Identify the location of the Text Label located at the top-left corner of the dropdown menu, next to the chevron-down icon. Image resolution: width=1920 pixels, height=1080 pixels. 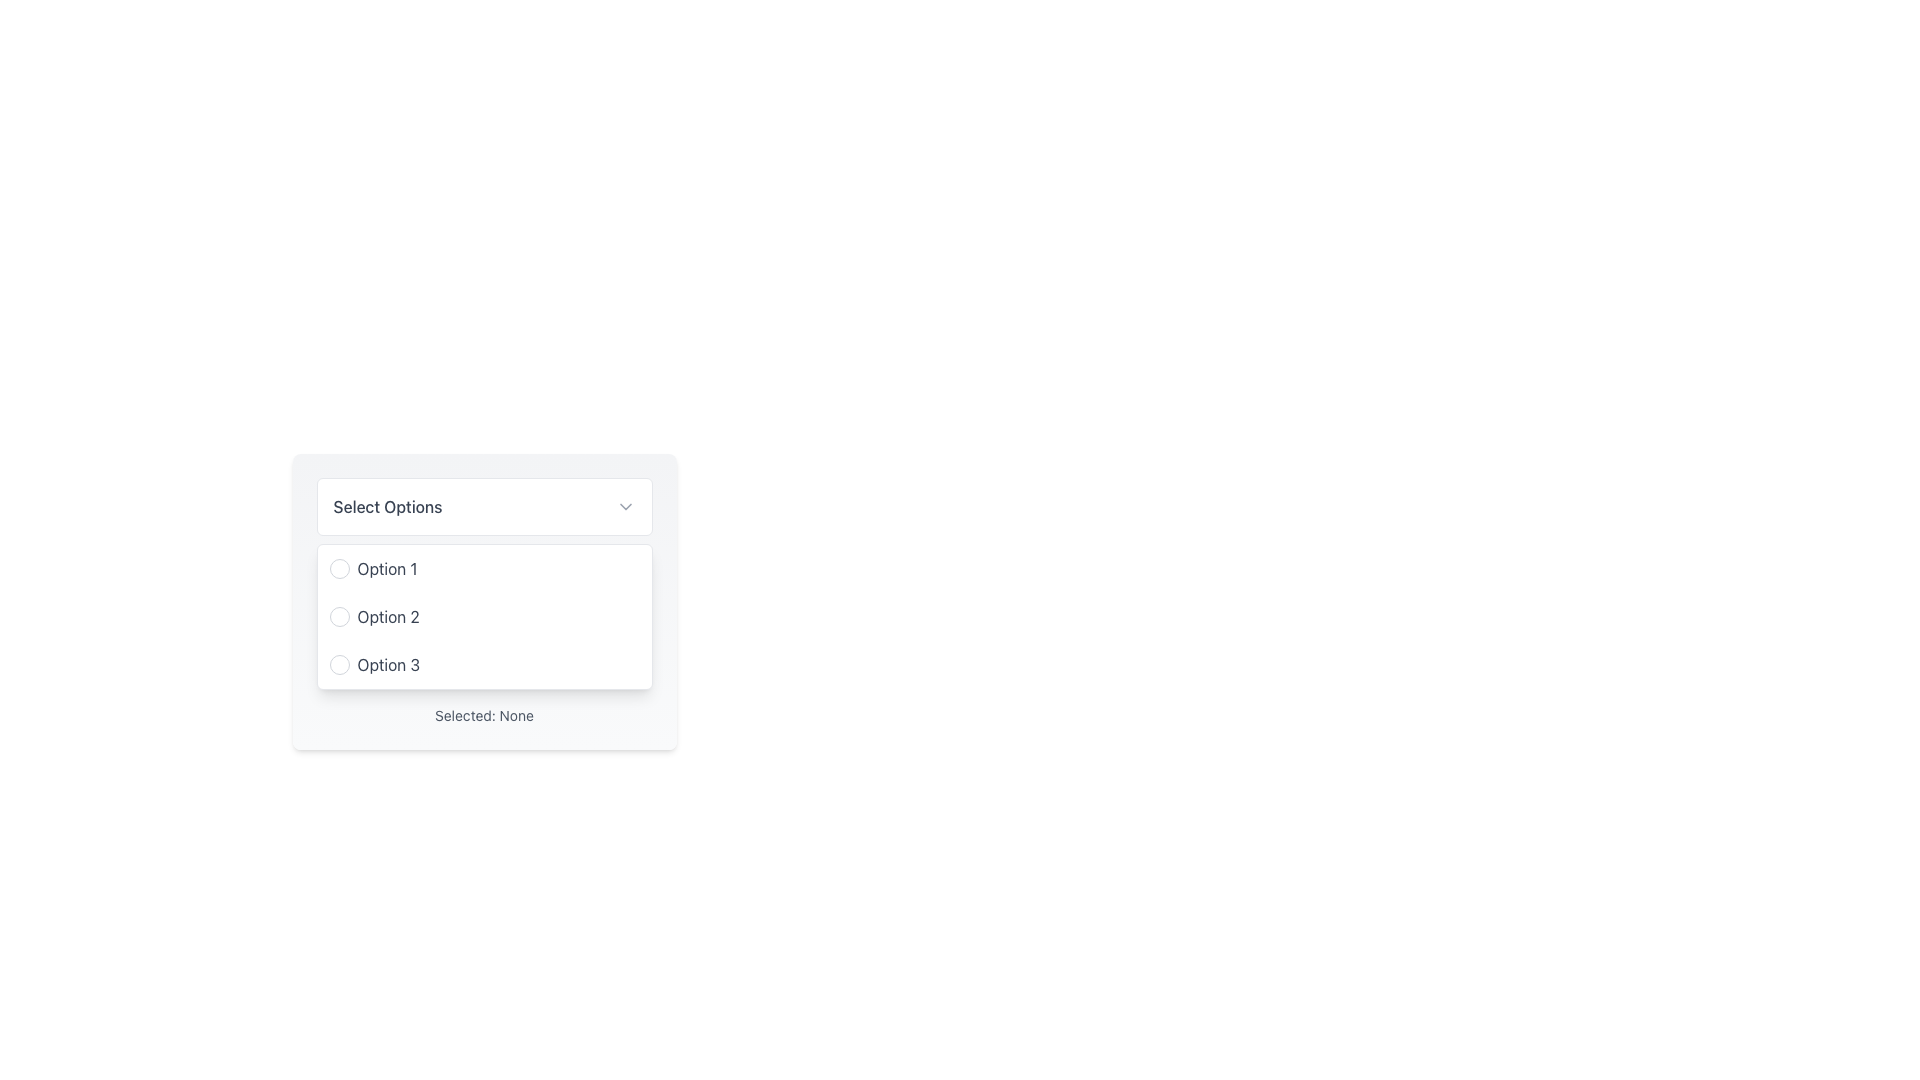
(388, 505).